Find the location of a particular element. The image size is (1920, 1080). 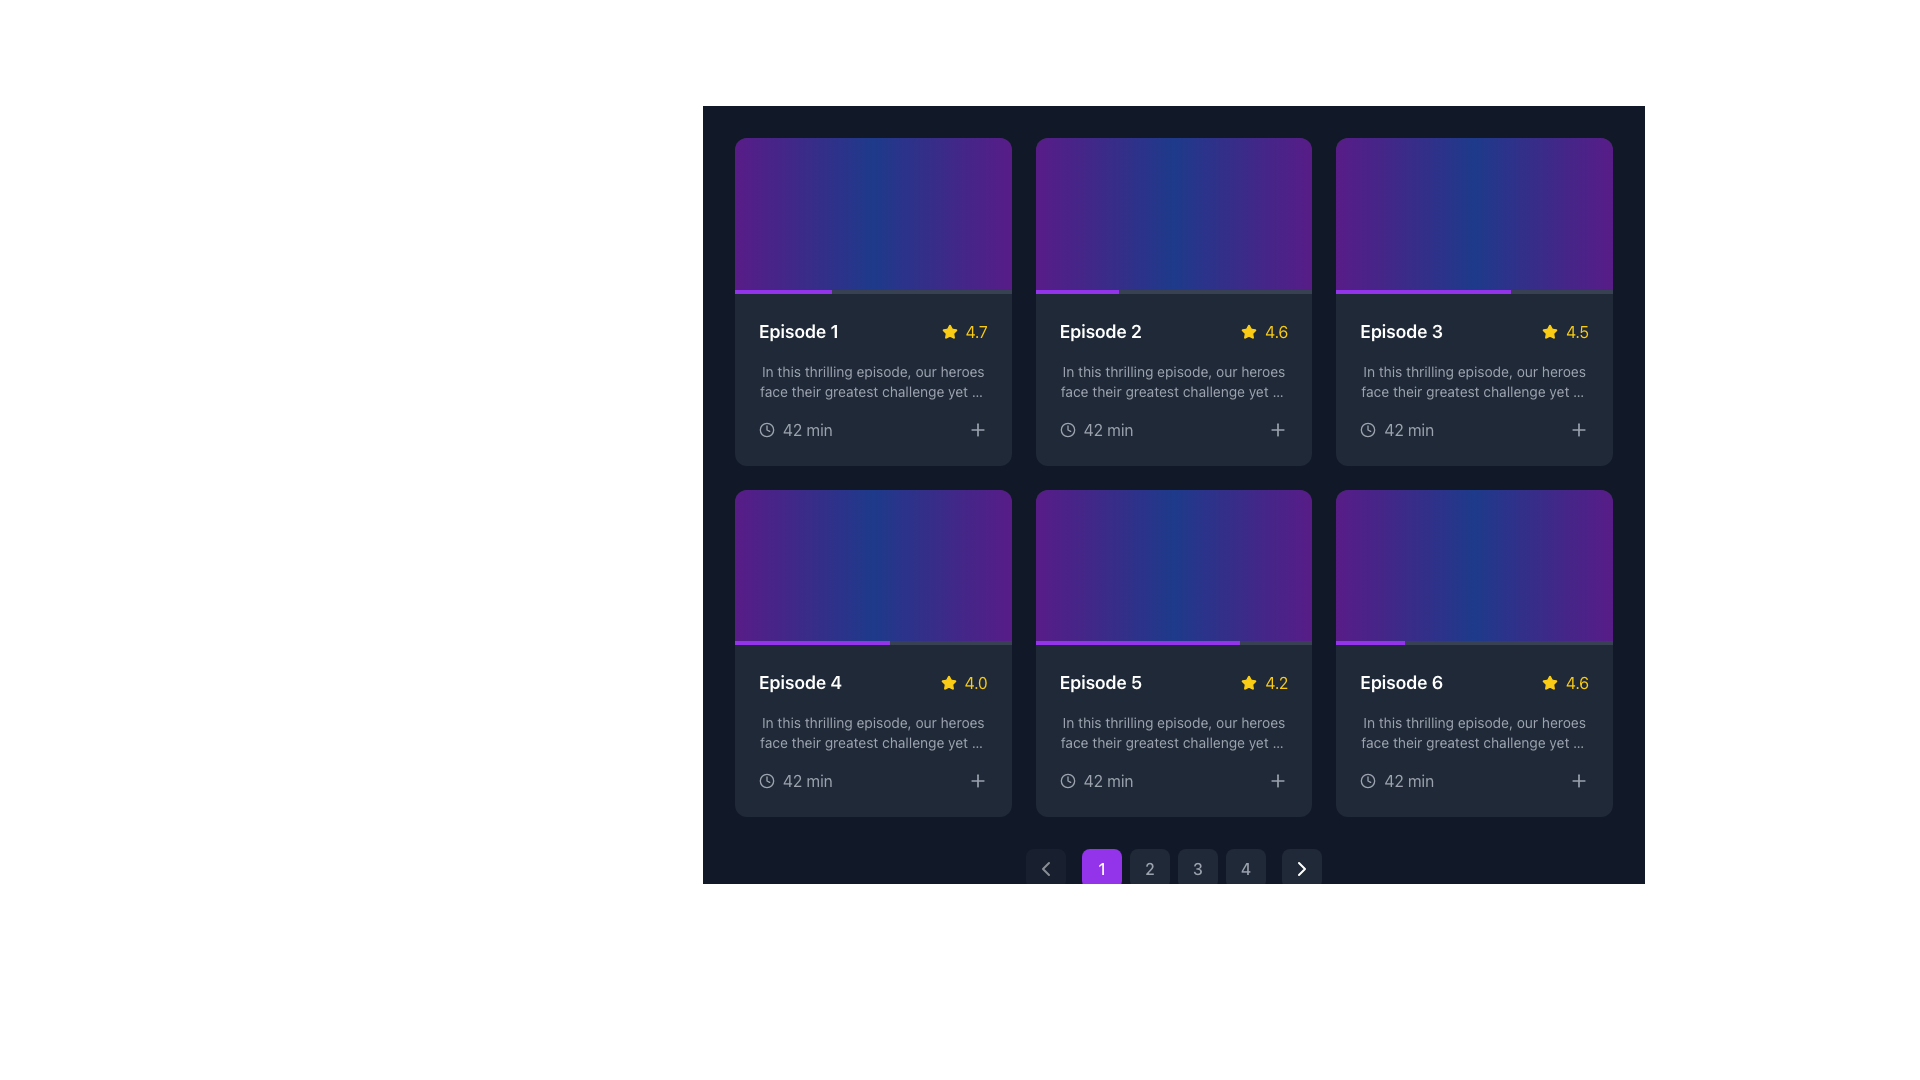

the decorative thumbnail element at the top of the 'Episode 3' card is located at coordinates (1474, 215).